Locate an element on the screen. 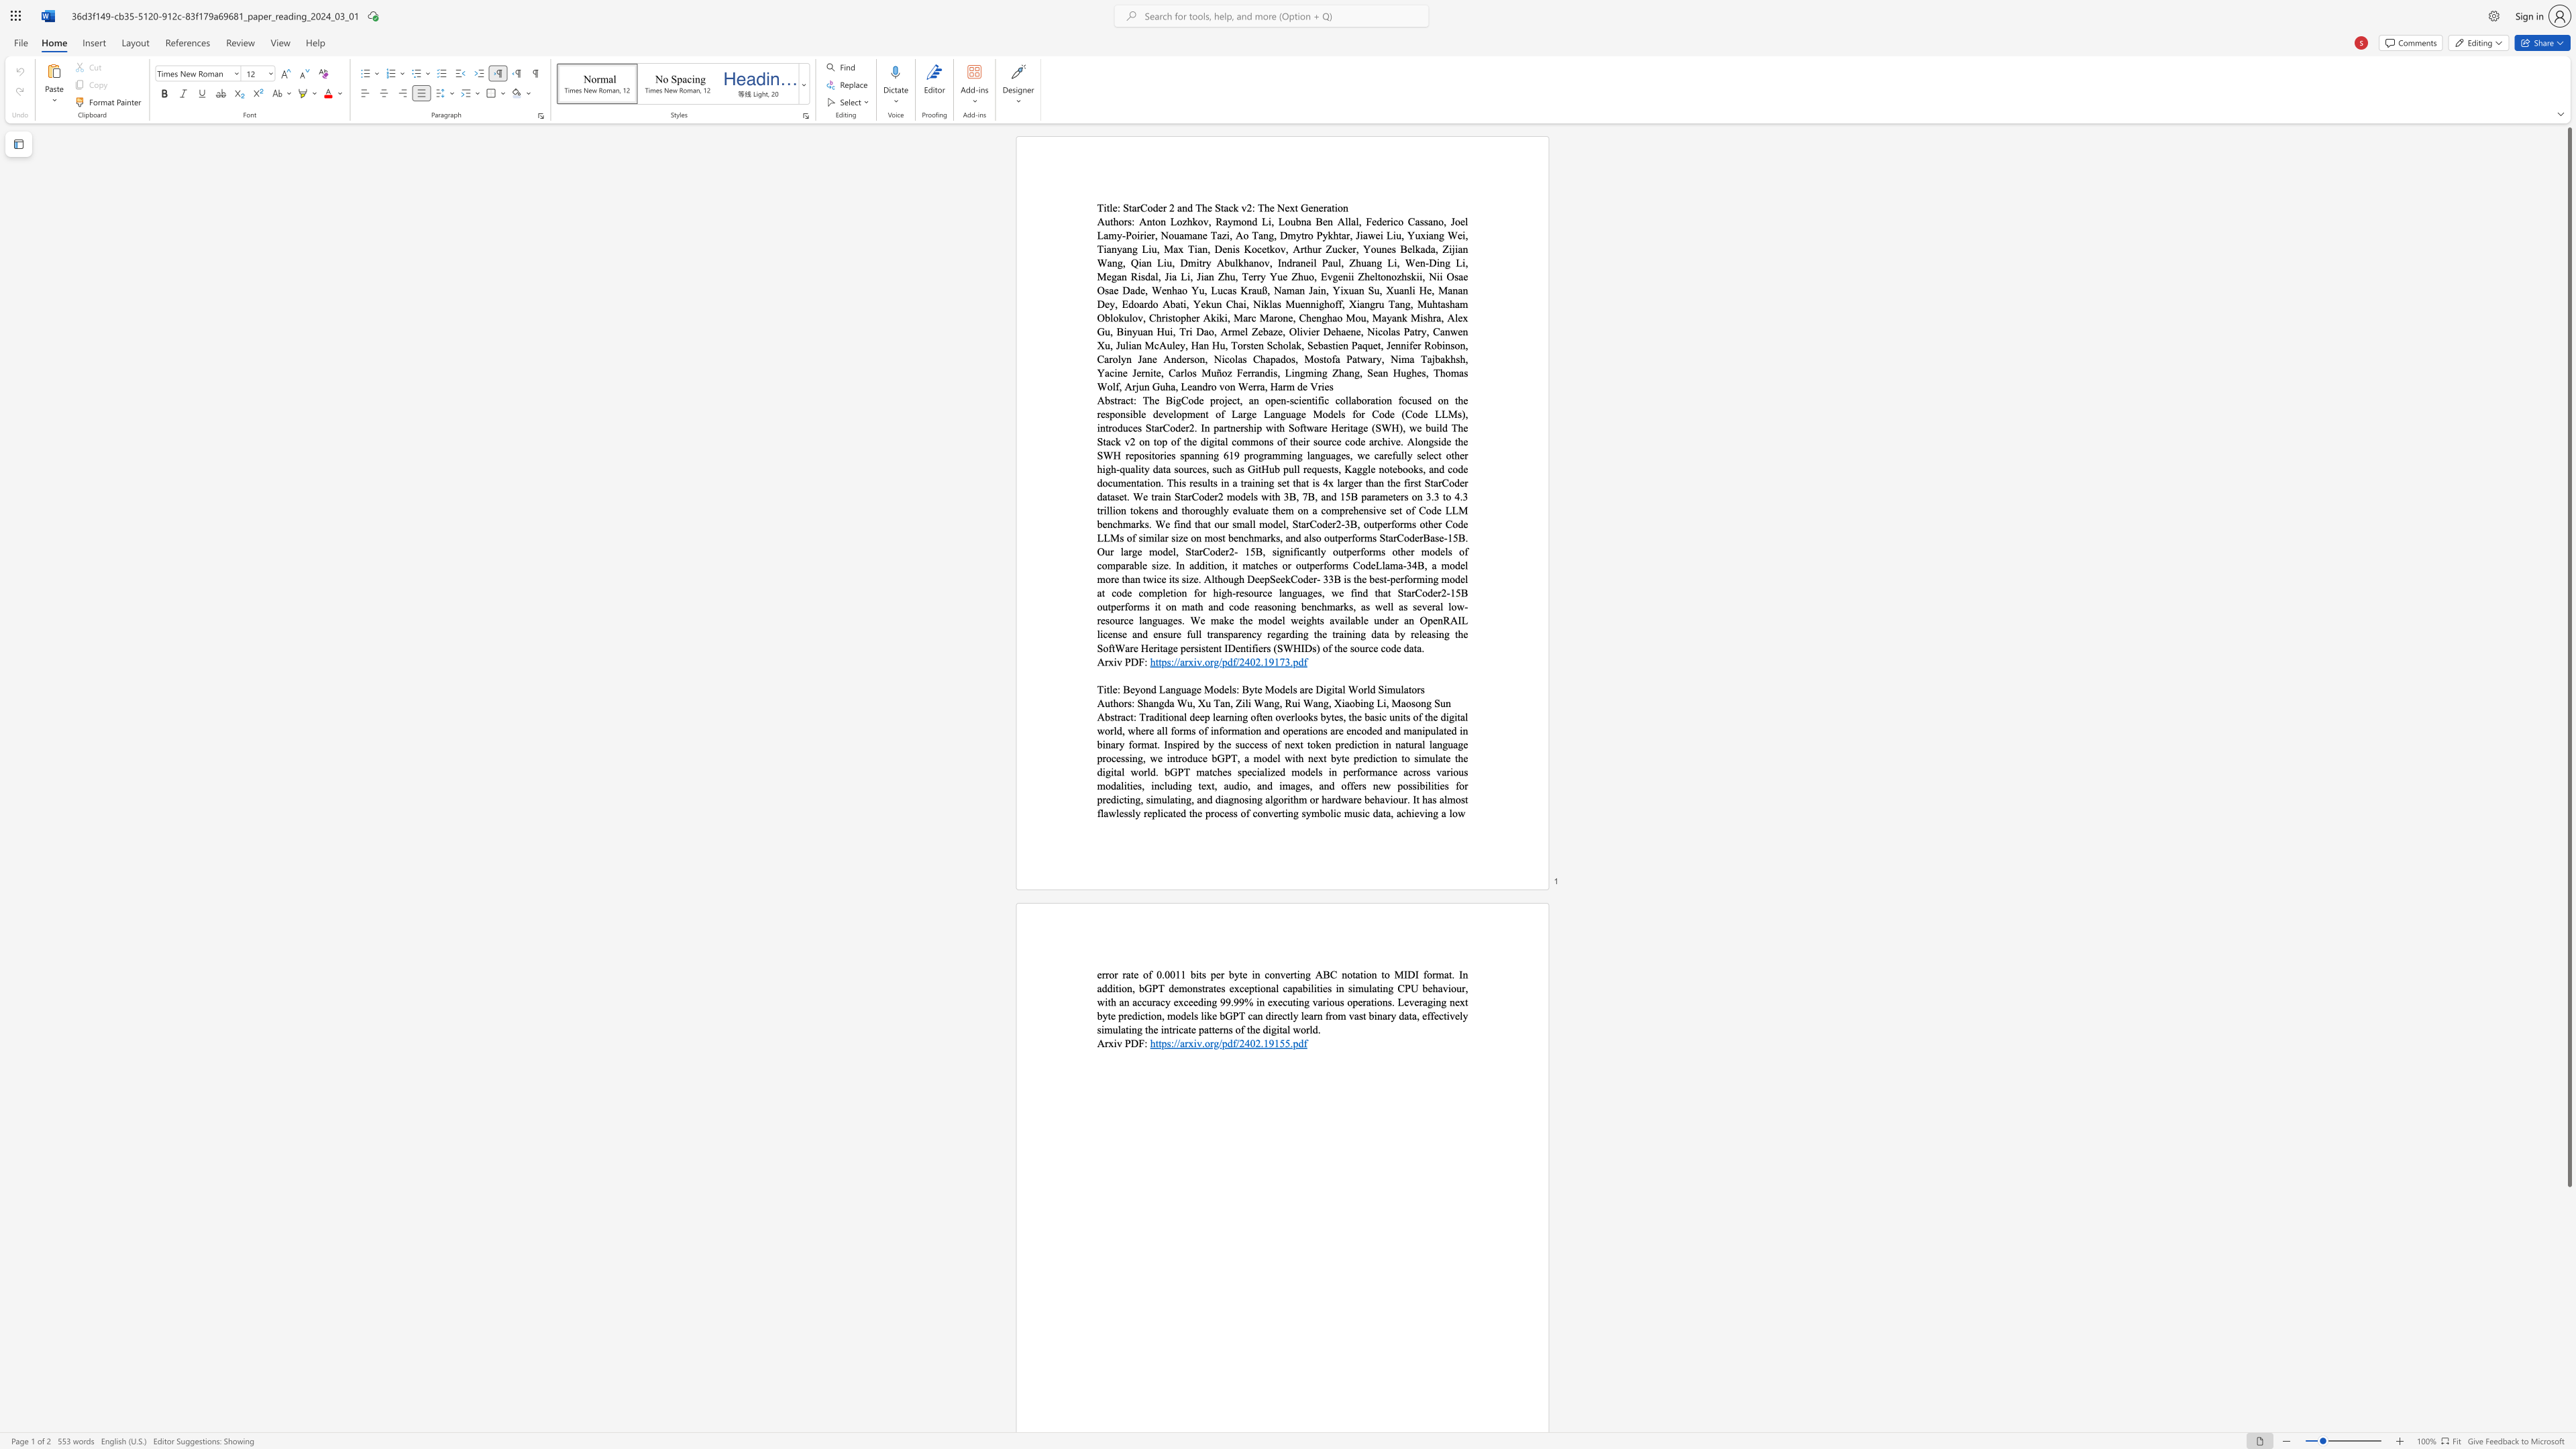 This screenshot has height=1449, width=2576. the subset text "ngda" within the text "Shangda Wu," is located at coordinates (1152, 703).